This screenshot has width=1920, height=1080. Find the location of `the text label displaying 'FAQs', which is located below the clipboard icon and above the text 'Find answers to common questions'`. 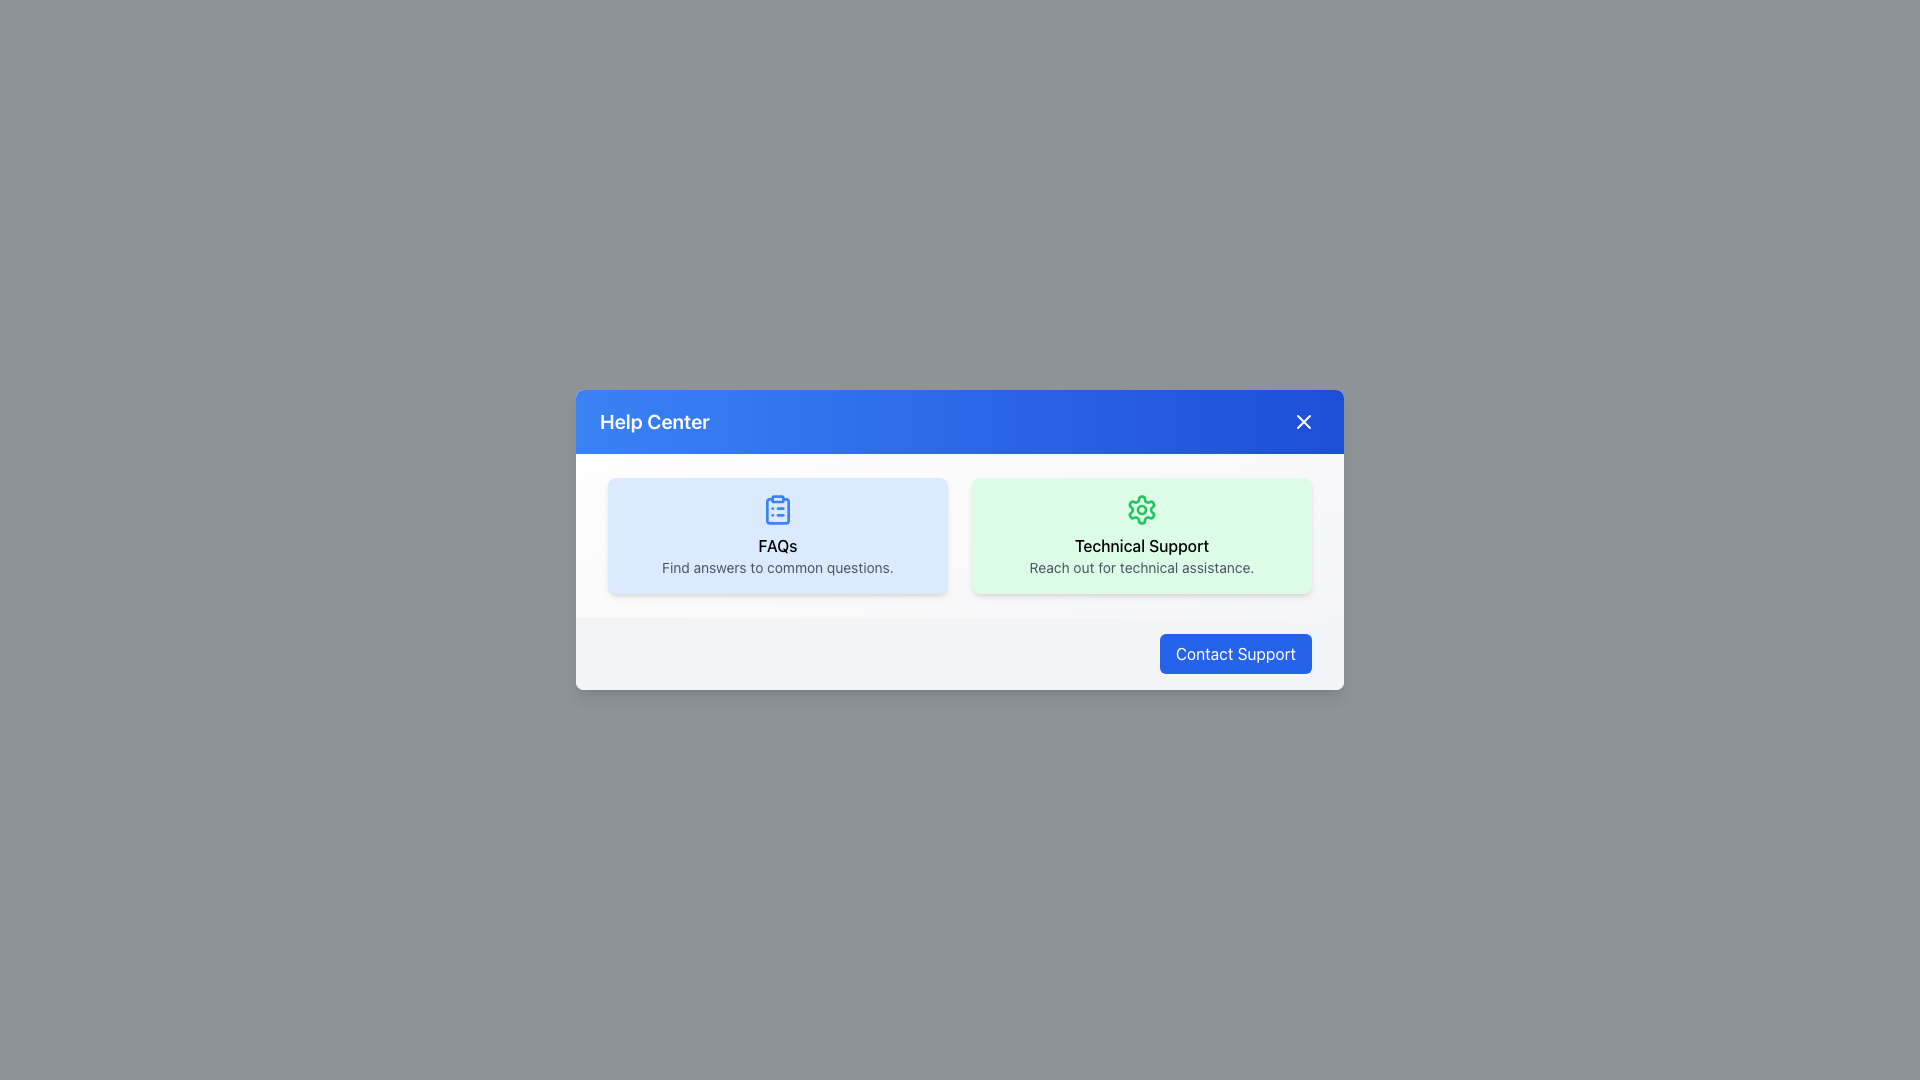

the text label displaying 'FAQs', which is located below the clipboard icon and above the text 'Find answers to common questions' is located at coordinates (776, 546).